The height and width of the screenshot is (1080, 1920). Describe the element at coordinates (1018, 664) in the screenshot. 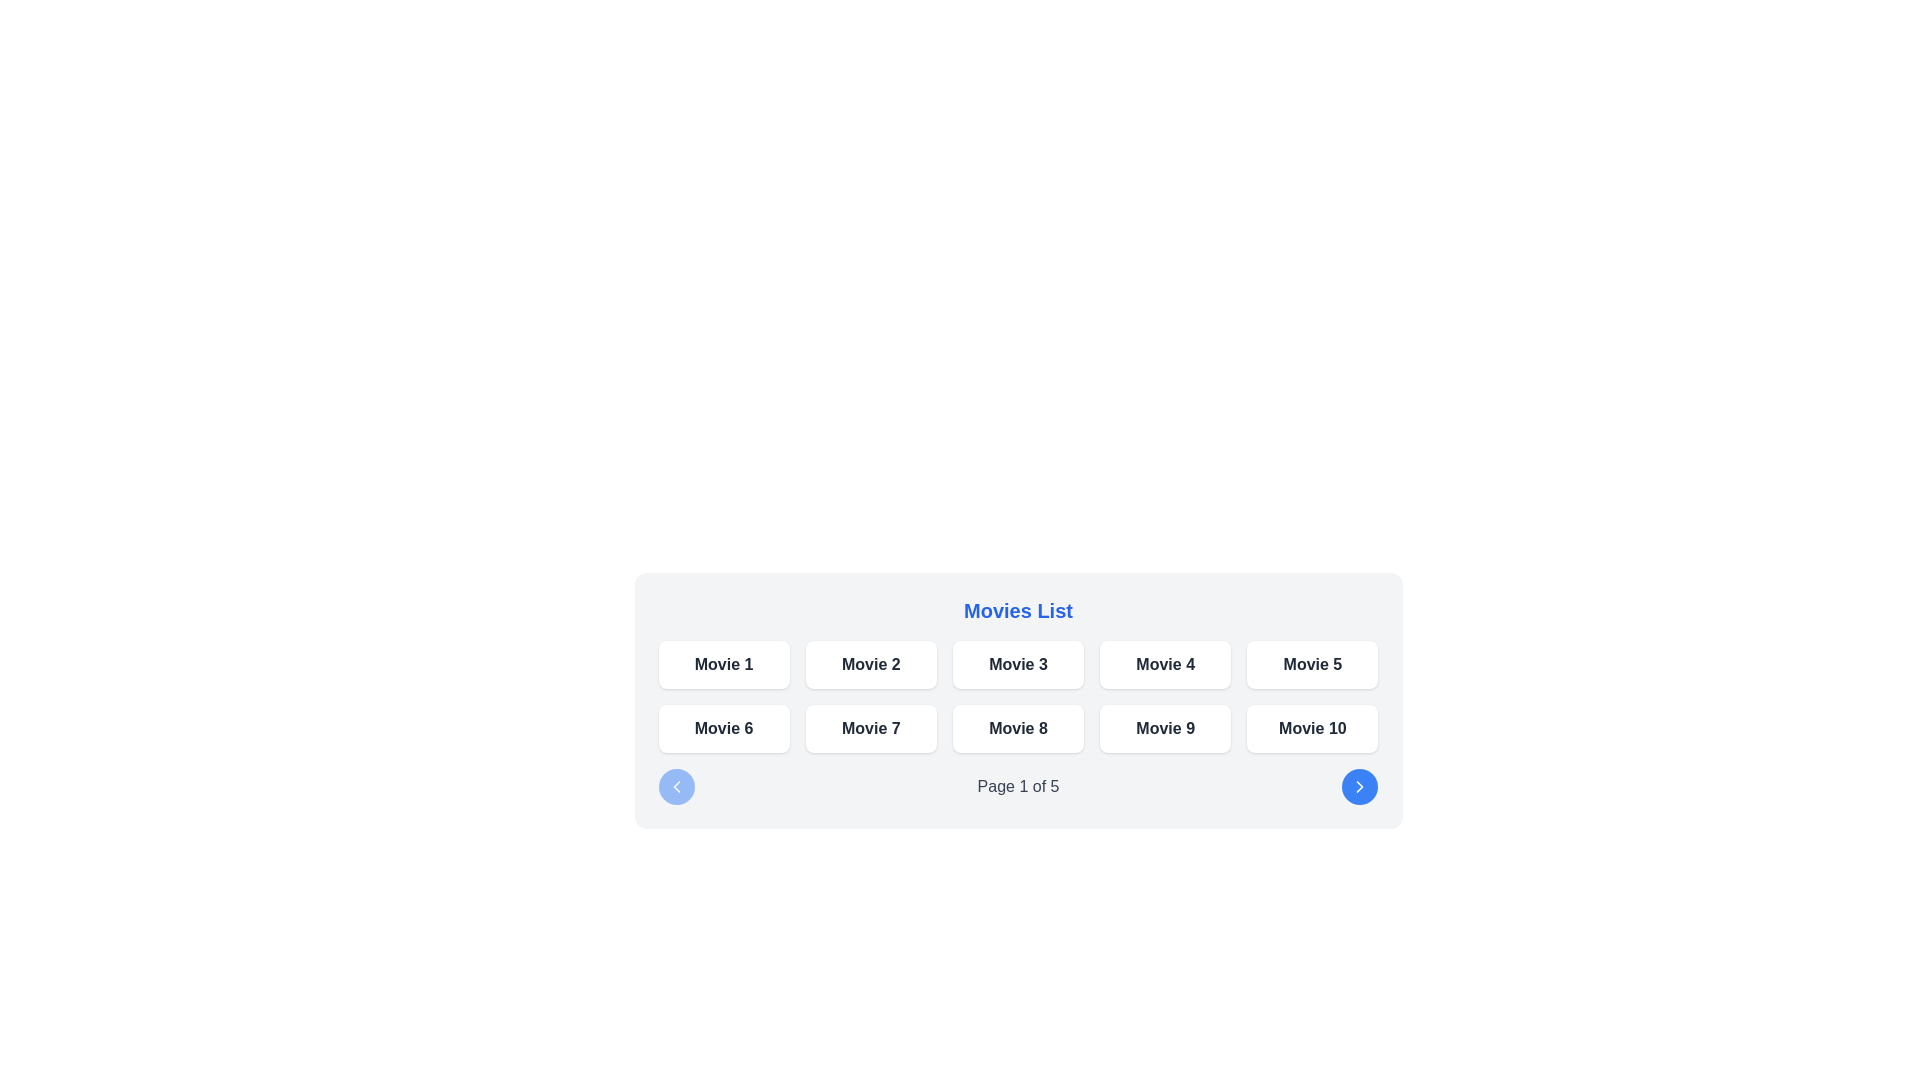

I see `the static text label 'Movie 3' which is a rectangular card with a white background, rounded corners, and a shadow effect, located in the 3rd position of the first row in the 'Movies List' grid layout` at that location.